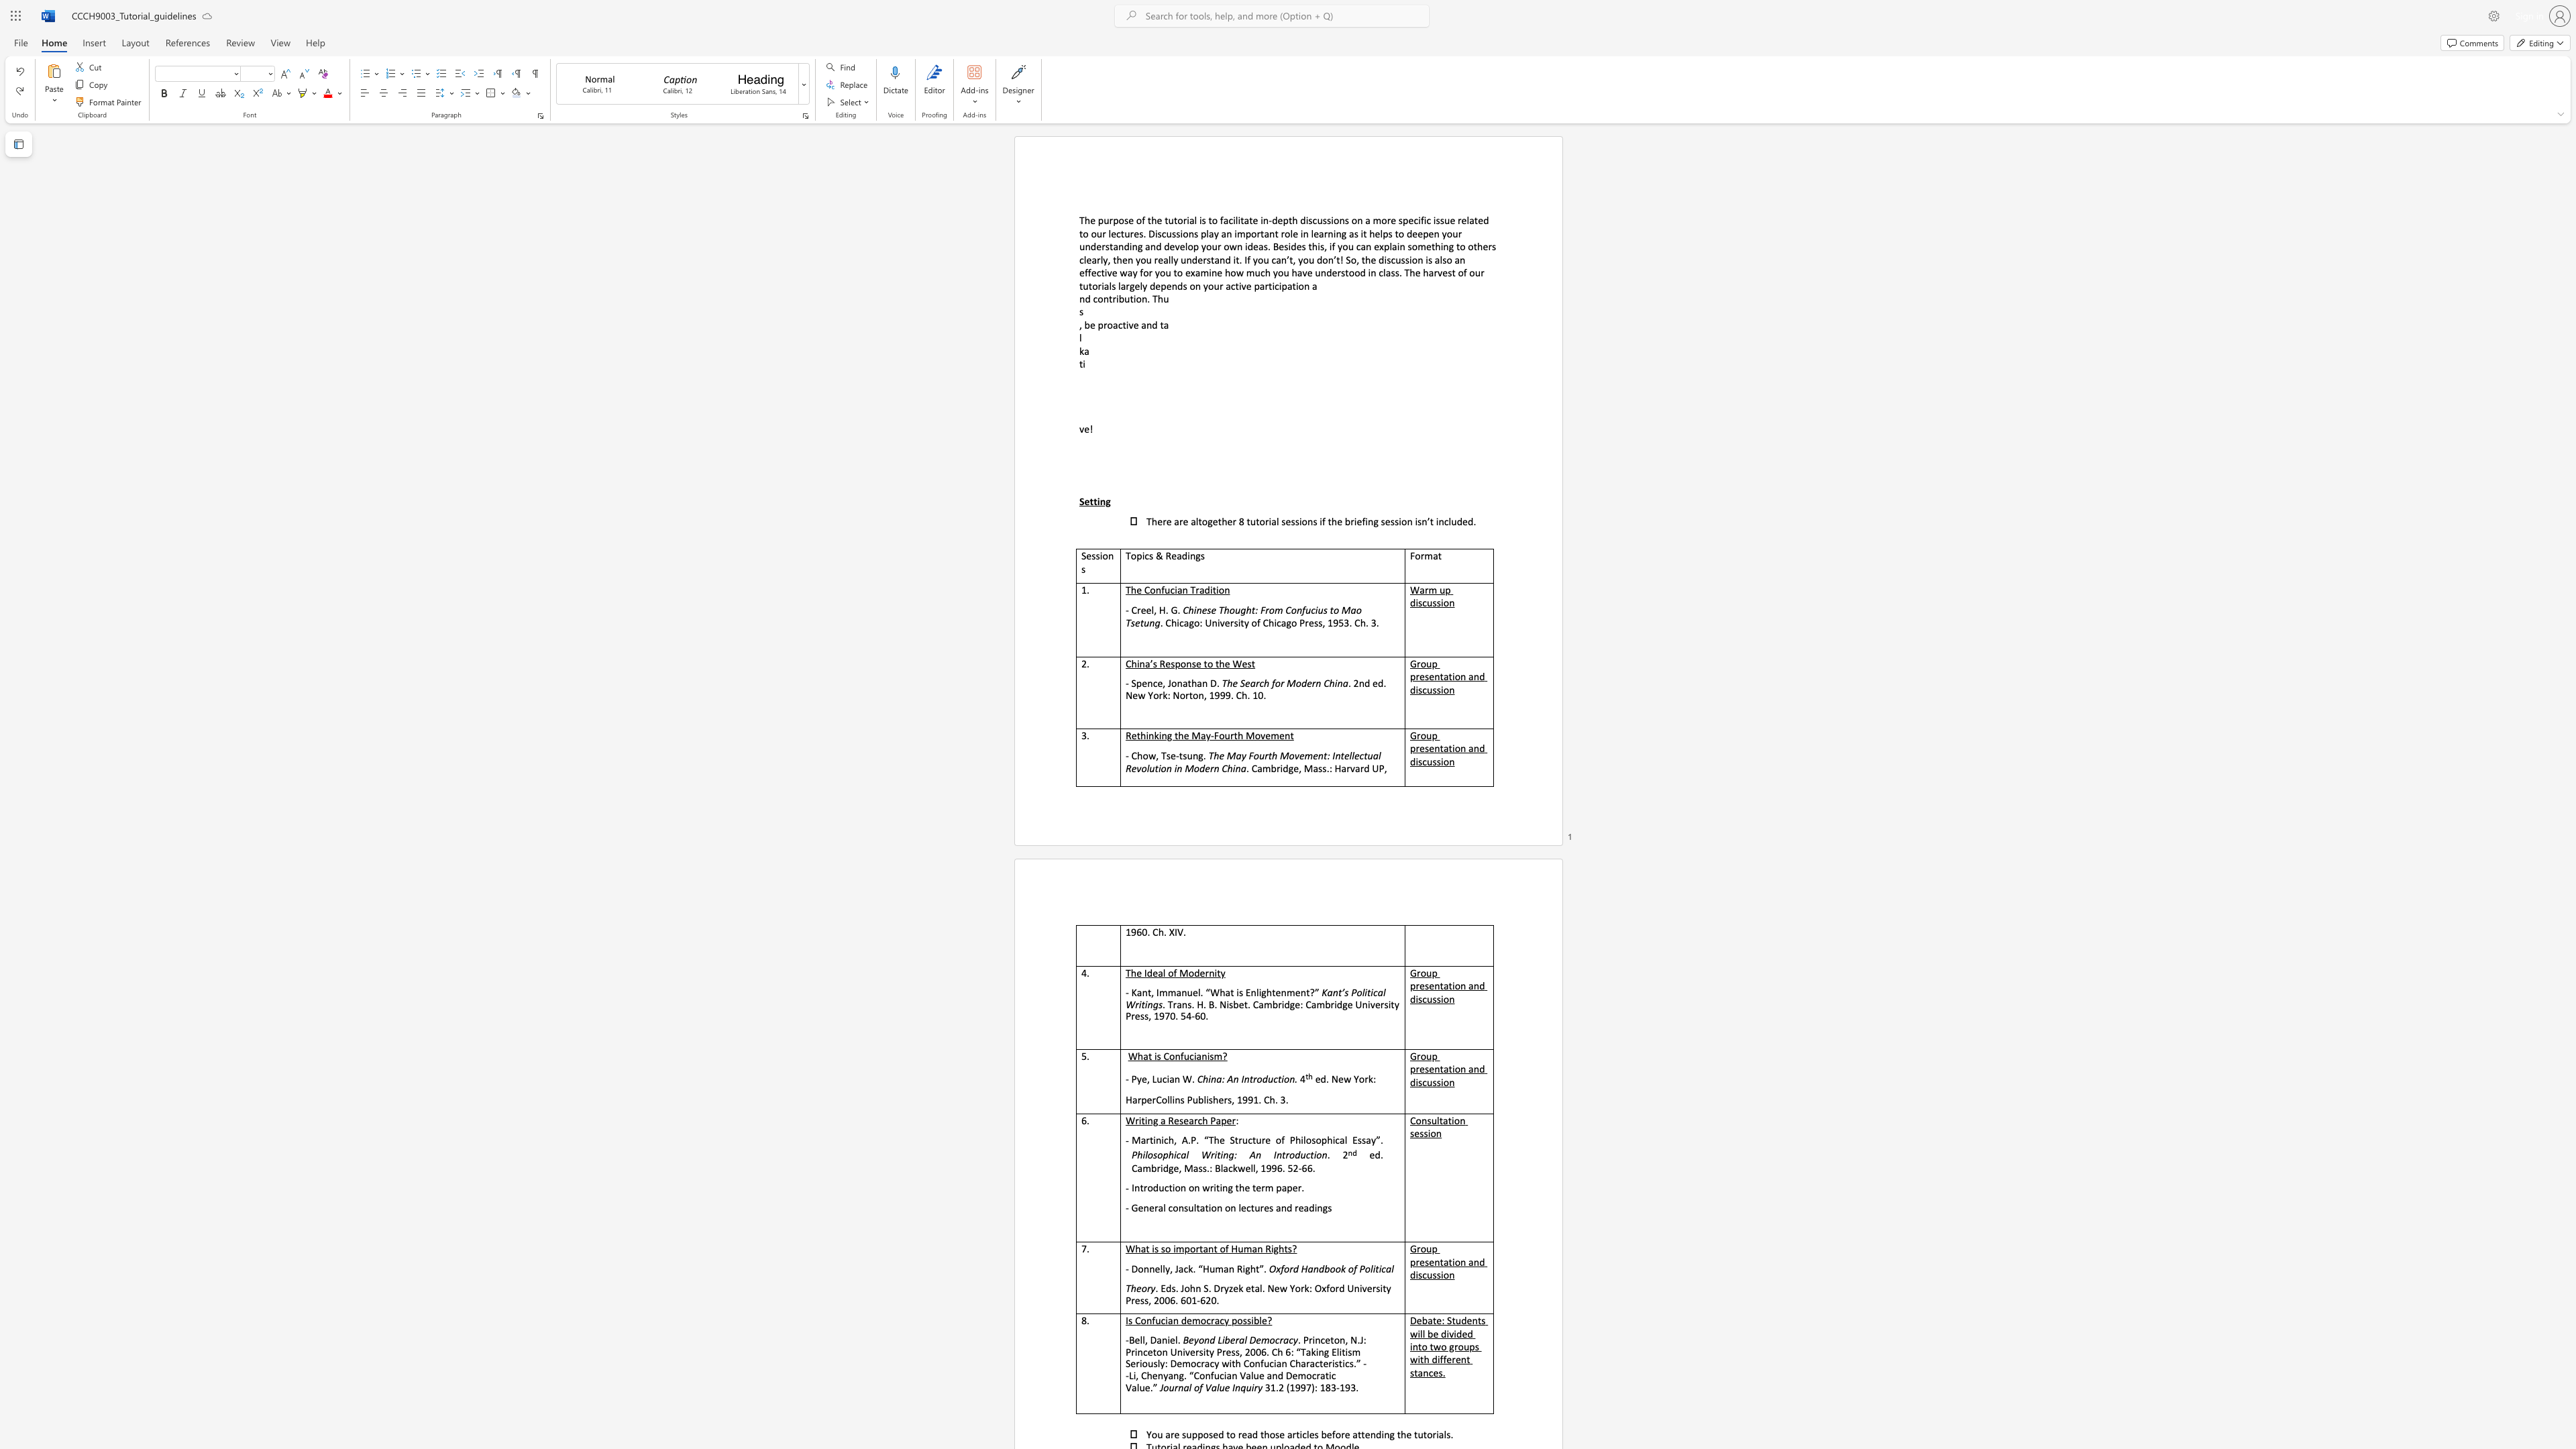 This screenshot has width=2576, height=1449. What do you see at coordinates (1145, 608) in the screenshot?
I see `the space between the continuous character "e" and "e" in the text` at bounding box center [1145, 608].